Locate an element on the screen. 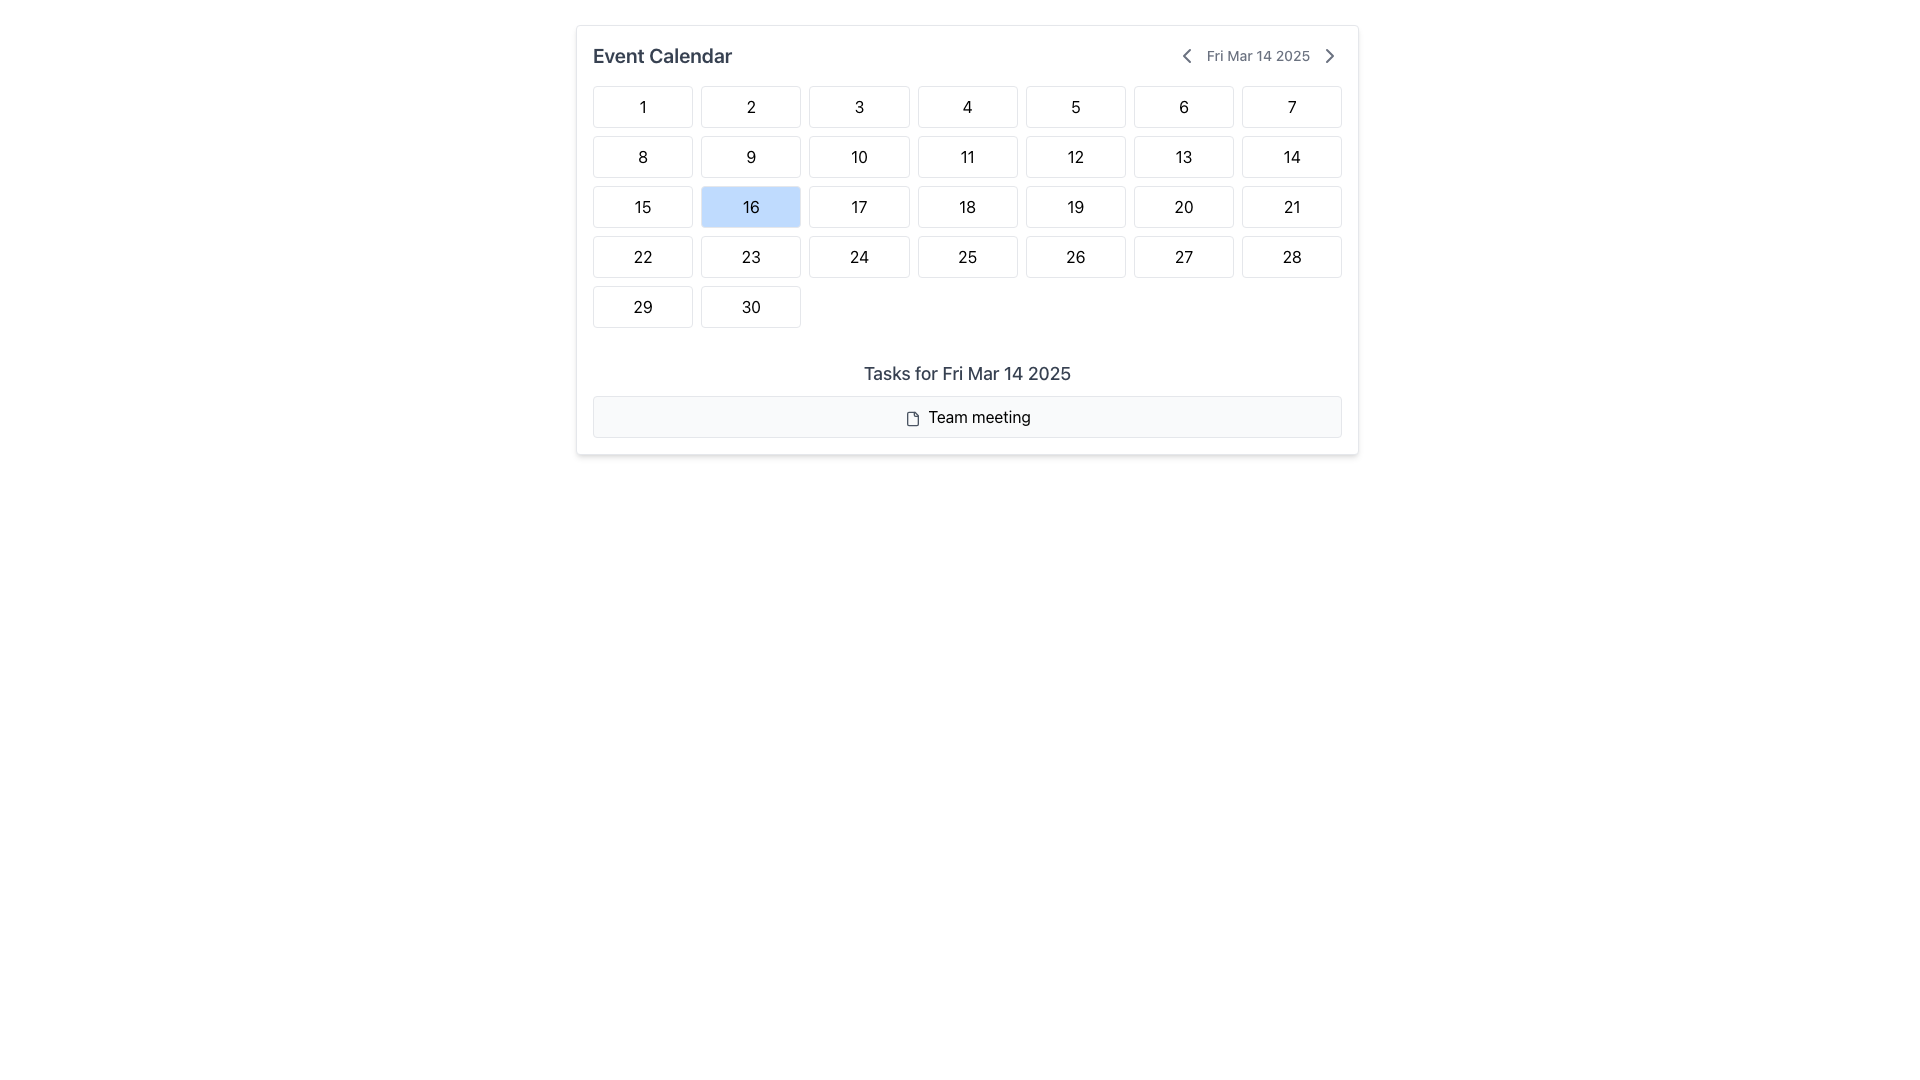 This screenshot has height=1080, width=1920. the file icon, which is a gray, minimalist representation of a document with notched corners, located within the 'Team meeting' box is located at coordinates (911, 417).